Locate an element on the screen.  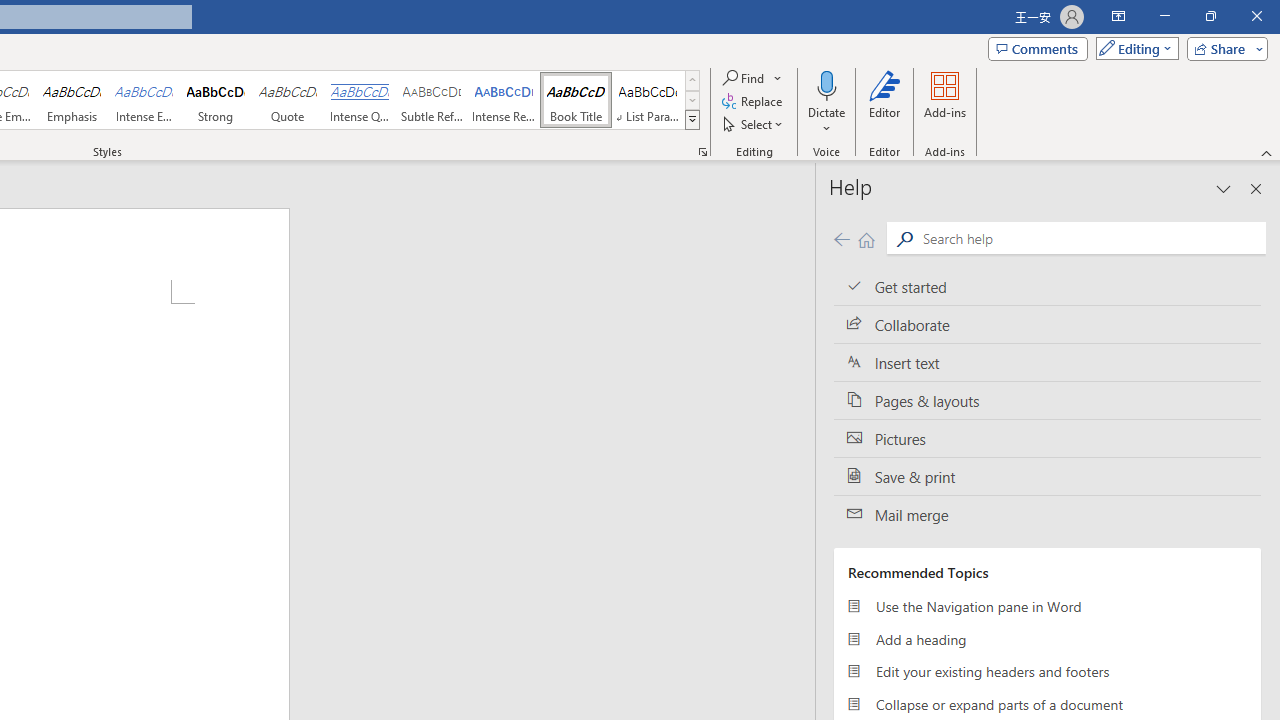
'Intense Quote' is located at coordinates (359, 100).